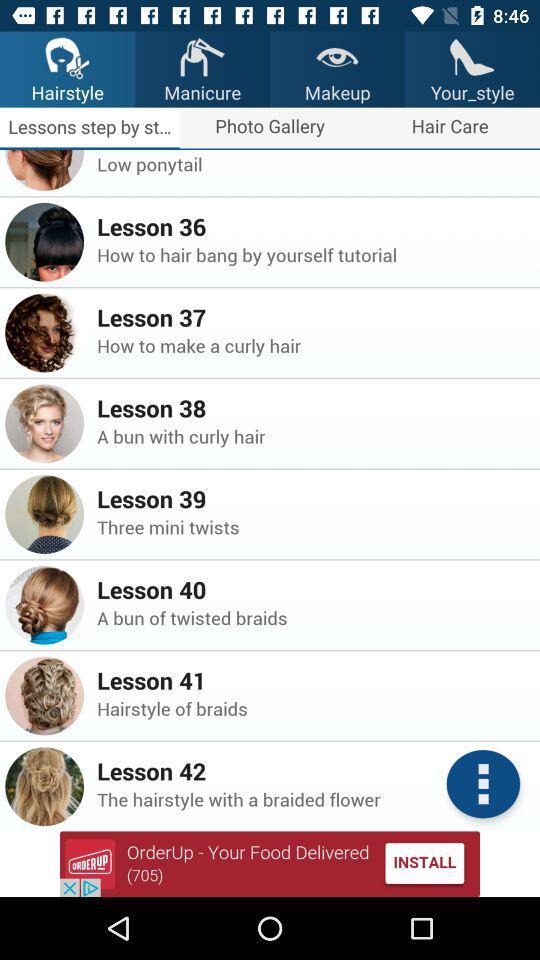 The width and height of the screenshot is (540, 960). What do you see at coordinates (312, 407) in the screenshot?
I see `app above a bun with app` at bounding box center [312, 407].